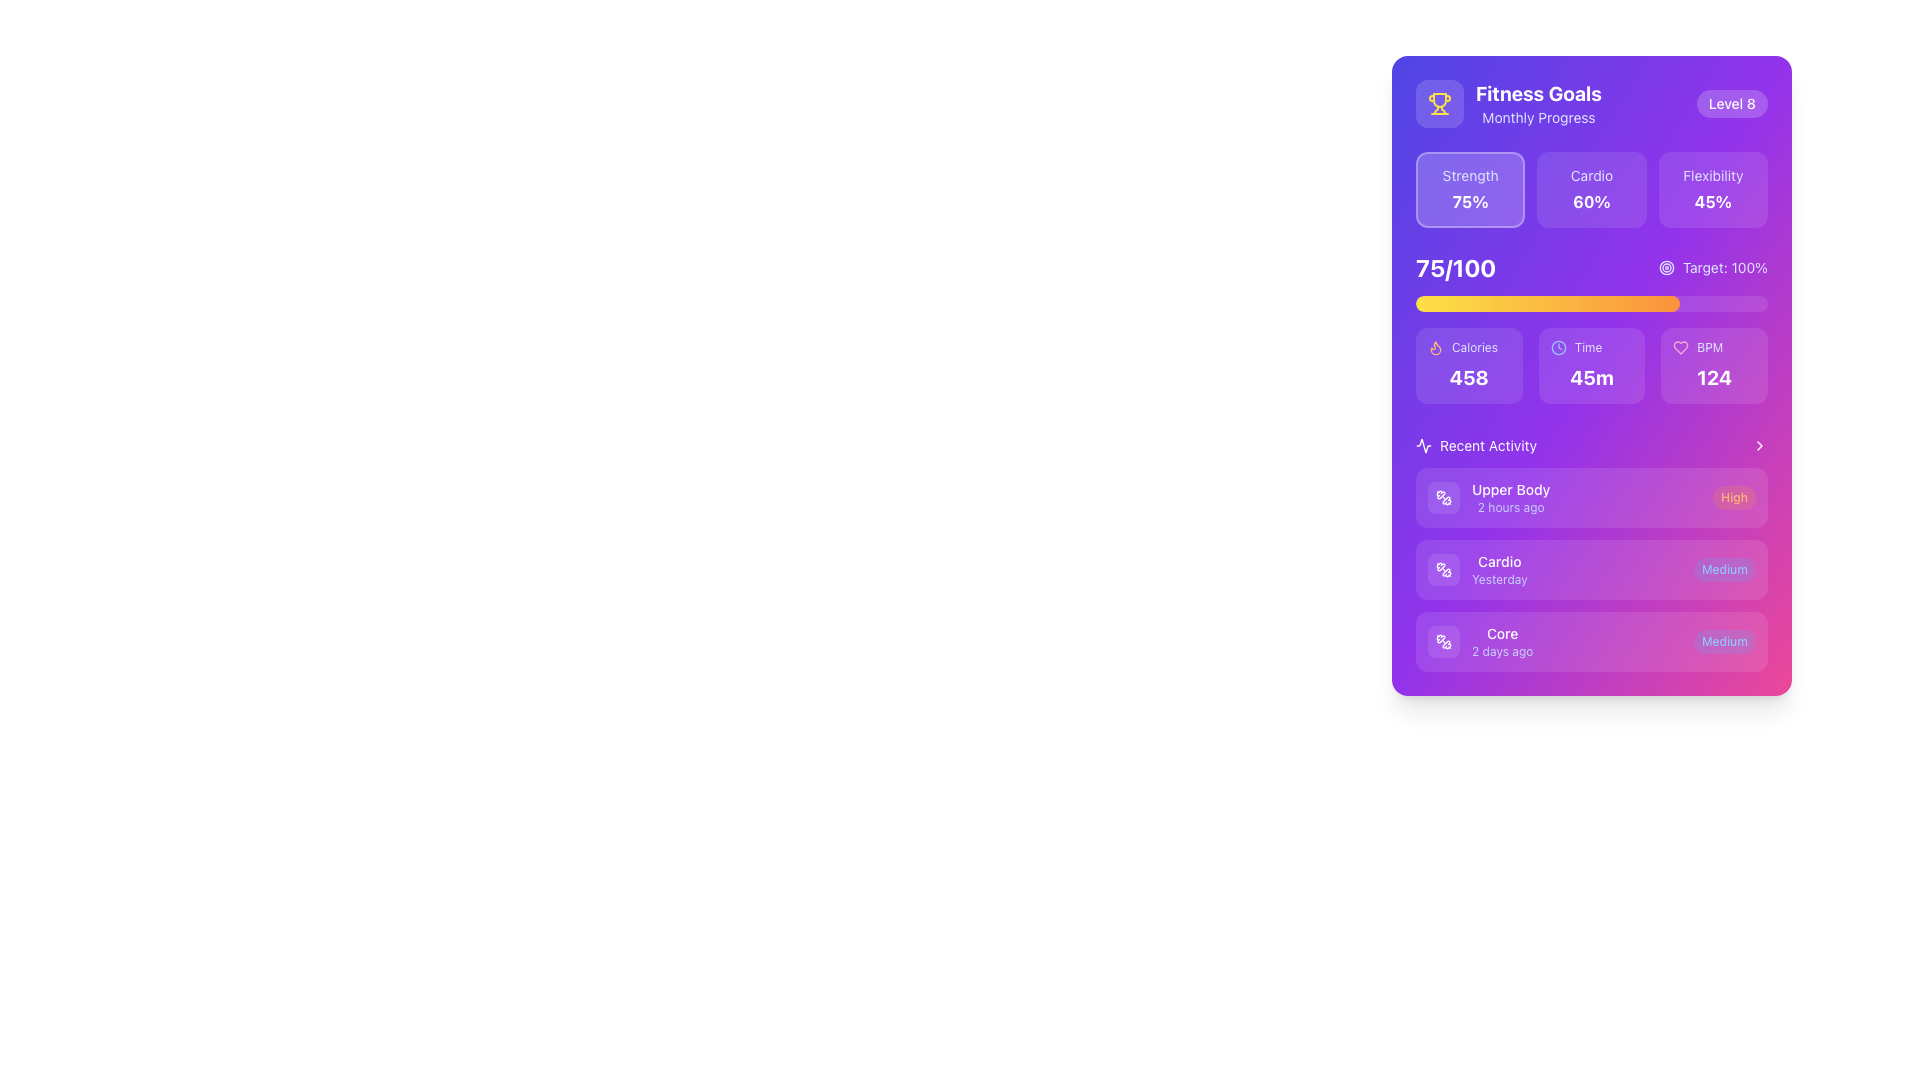  Describe the element at coordinates (1537, 118) in the screenshot. I see `the 'Monthly Progress' text label, which is styled in light indigo and located below the 'Fitness Goals' title` at that location.